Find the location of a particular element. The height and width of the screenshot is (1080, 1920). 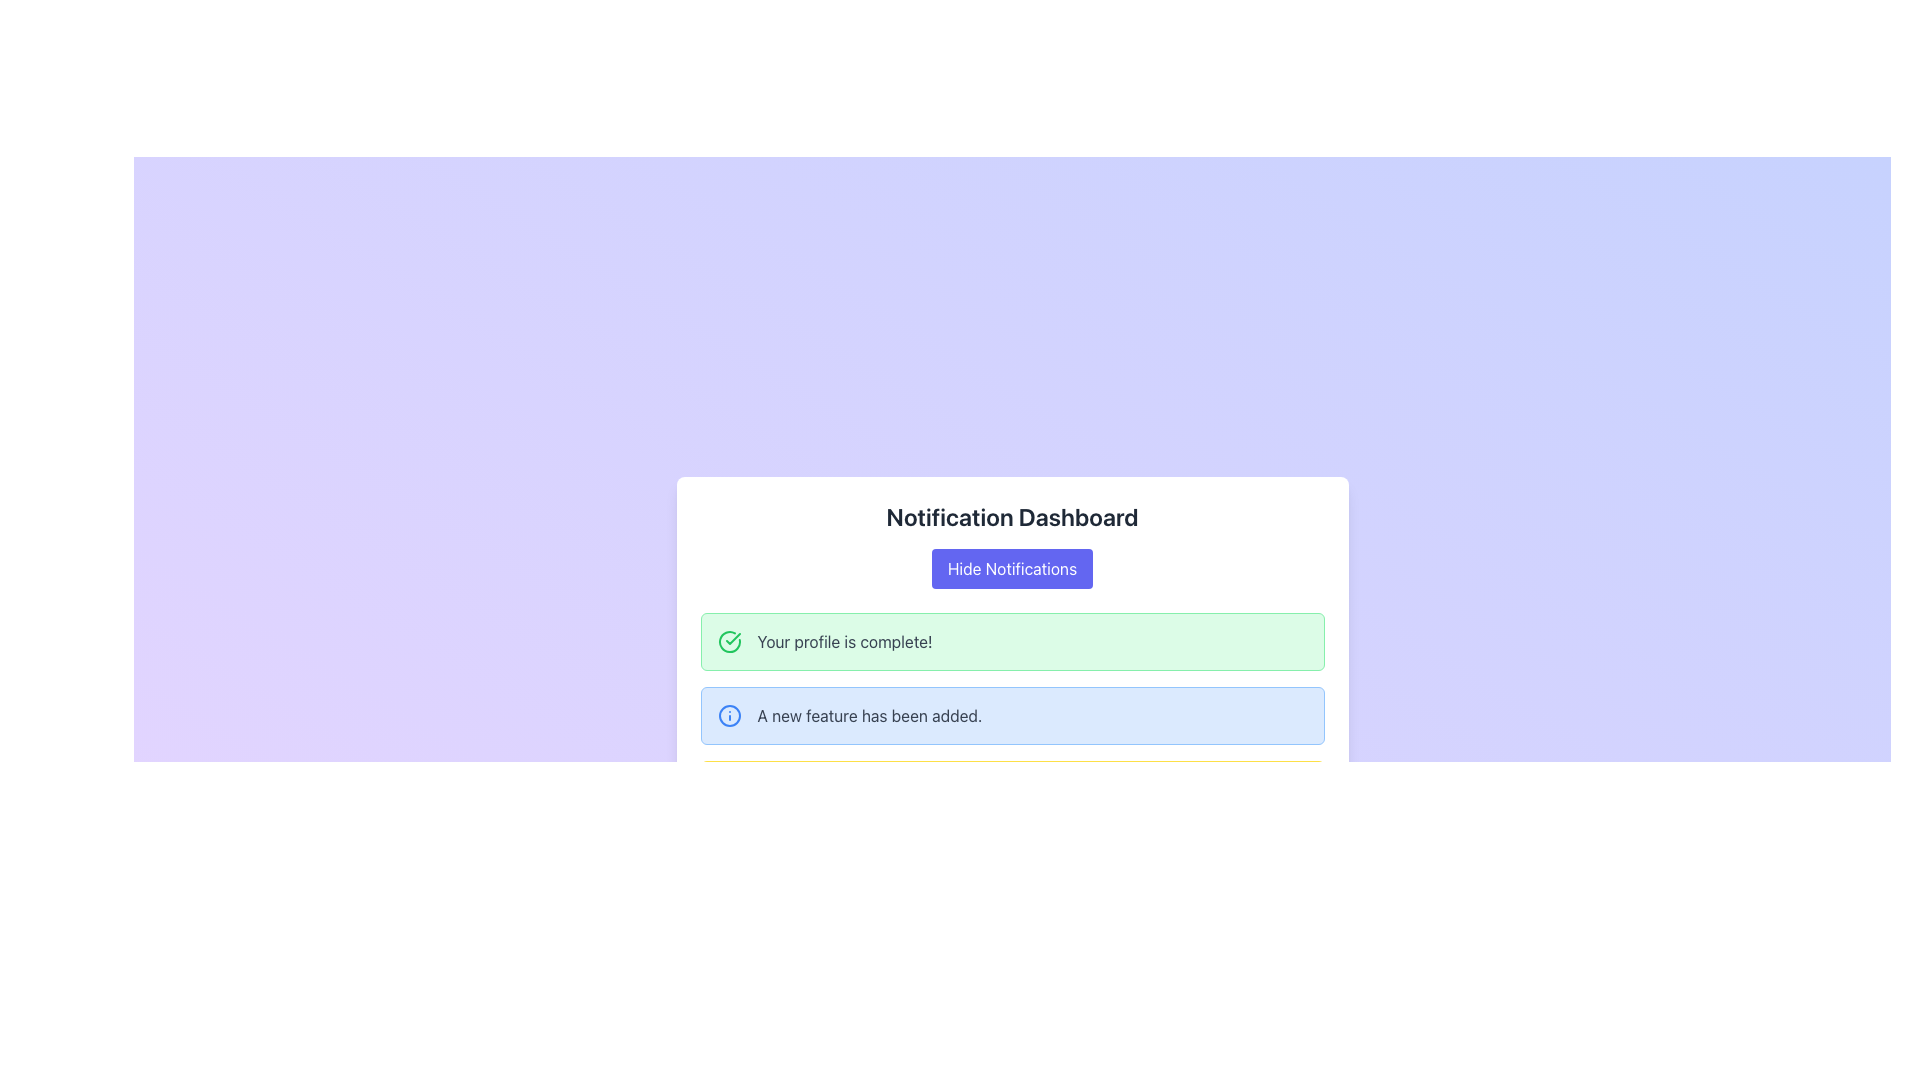

text displayed in the static notification box indicating the completion status of the user's profile, which is positioned slightly to the right of the green checkmark icon is located at coordinates (844, 641).